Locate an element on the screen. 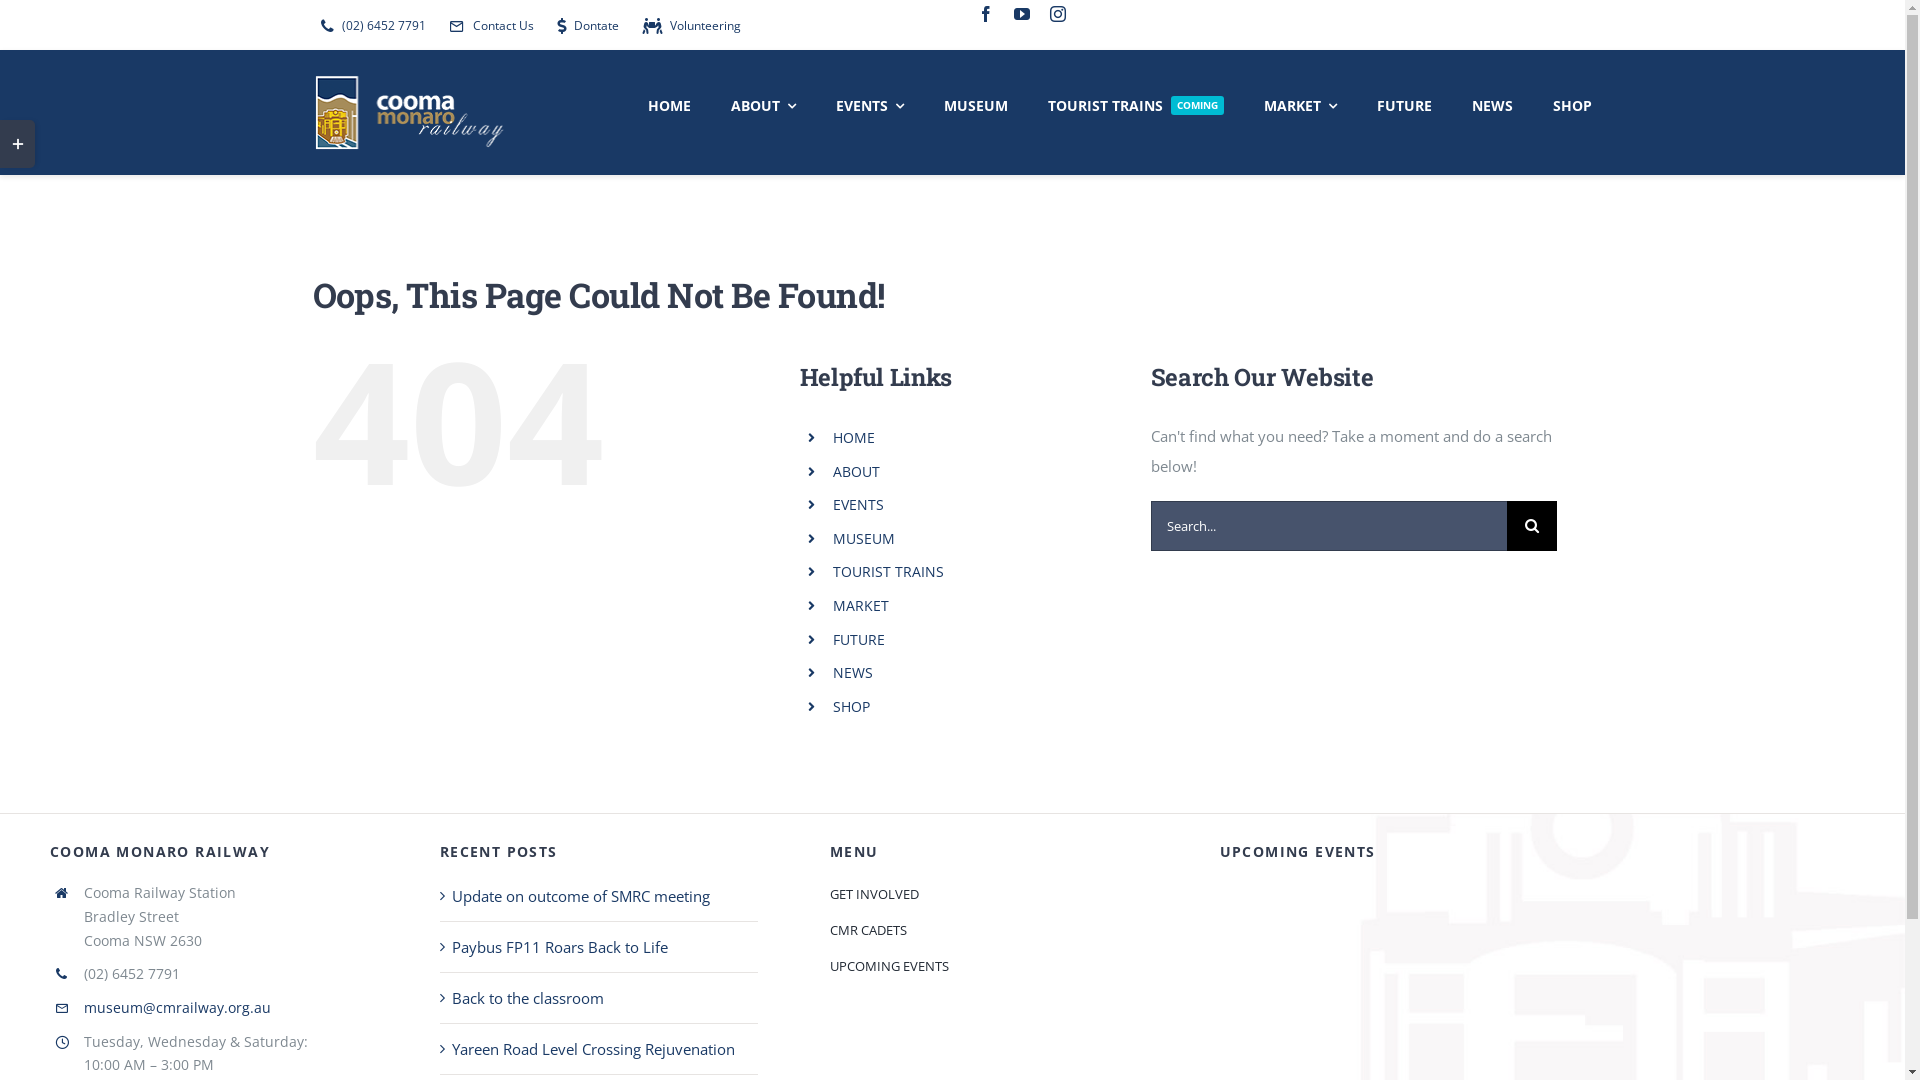 The image size is (1920, 1080). 'TOURIST TRAINS is located at coordinates (1136, 103).